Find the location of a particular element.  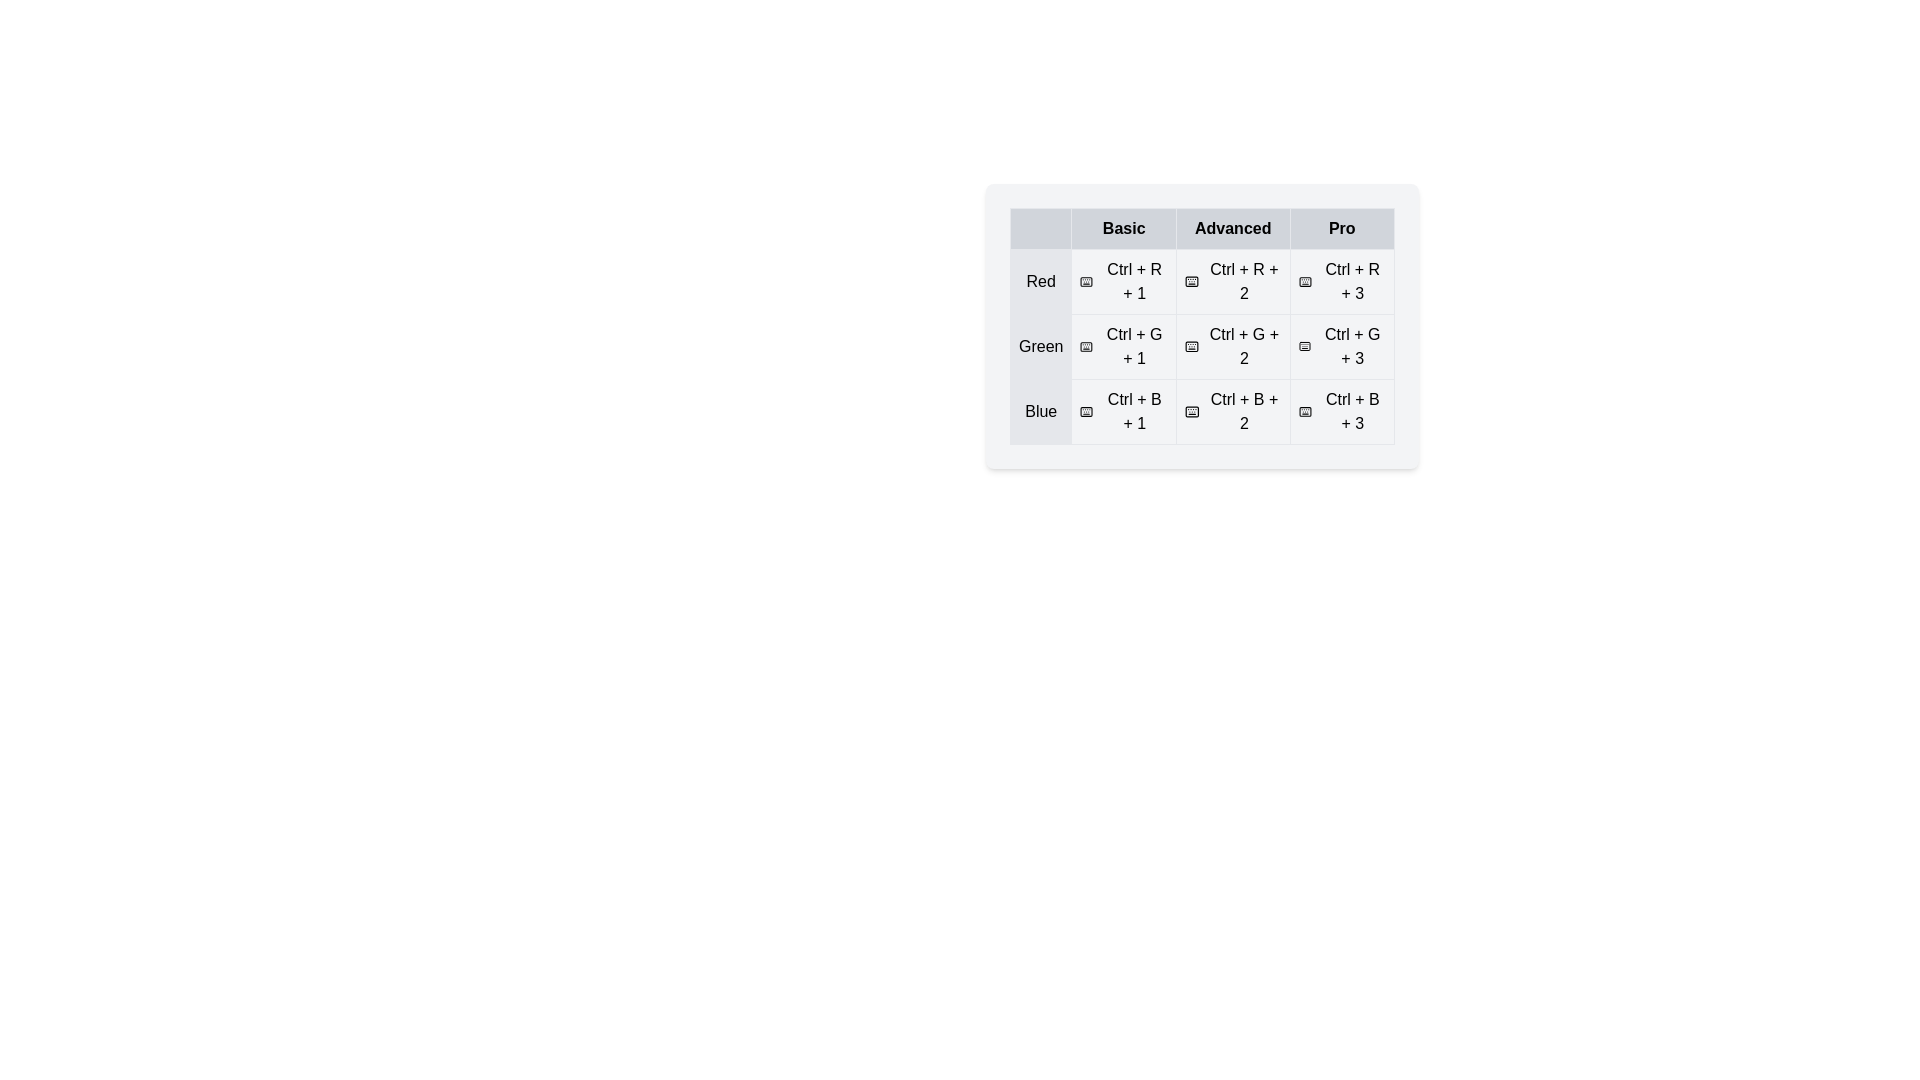

the table cell displaying 'Ctrl + B + 2' under the 'Advanced' column for the 'Blue' row is located at coordinates (1232, 411).